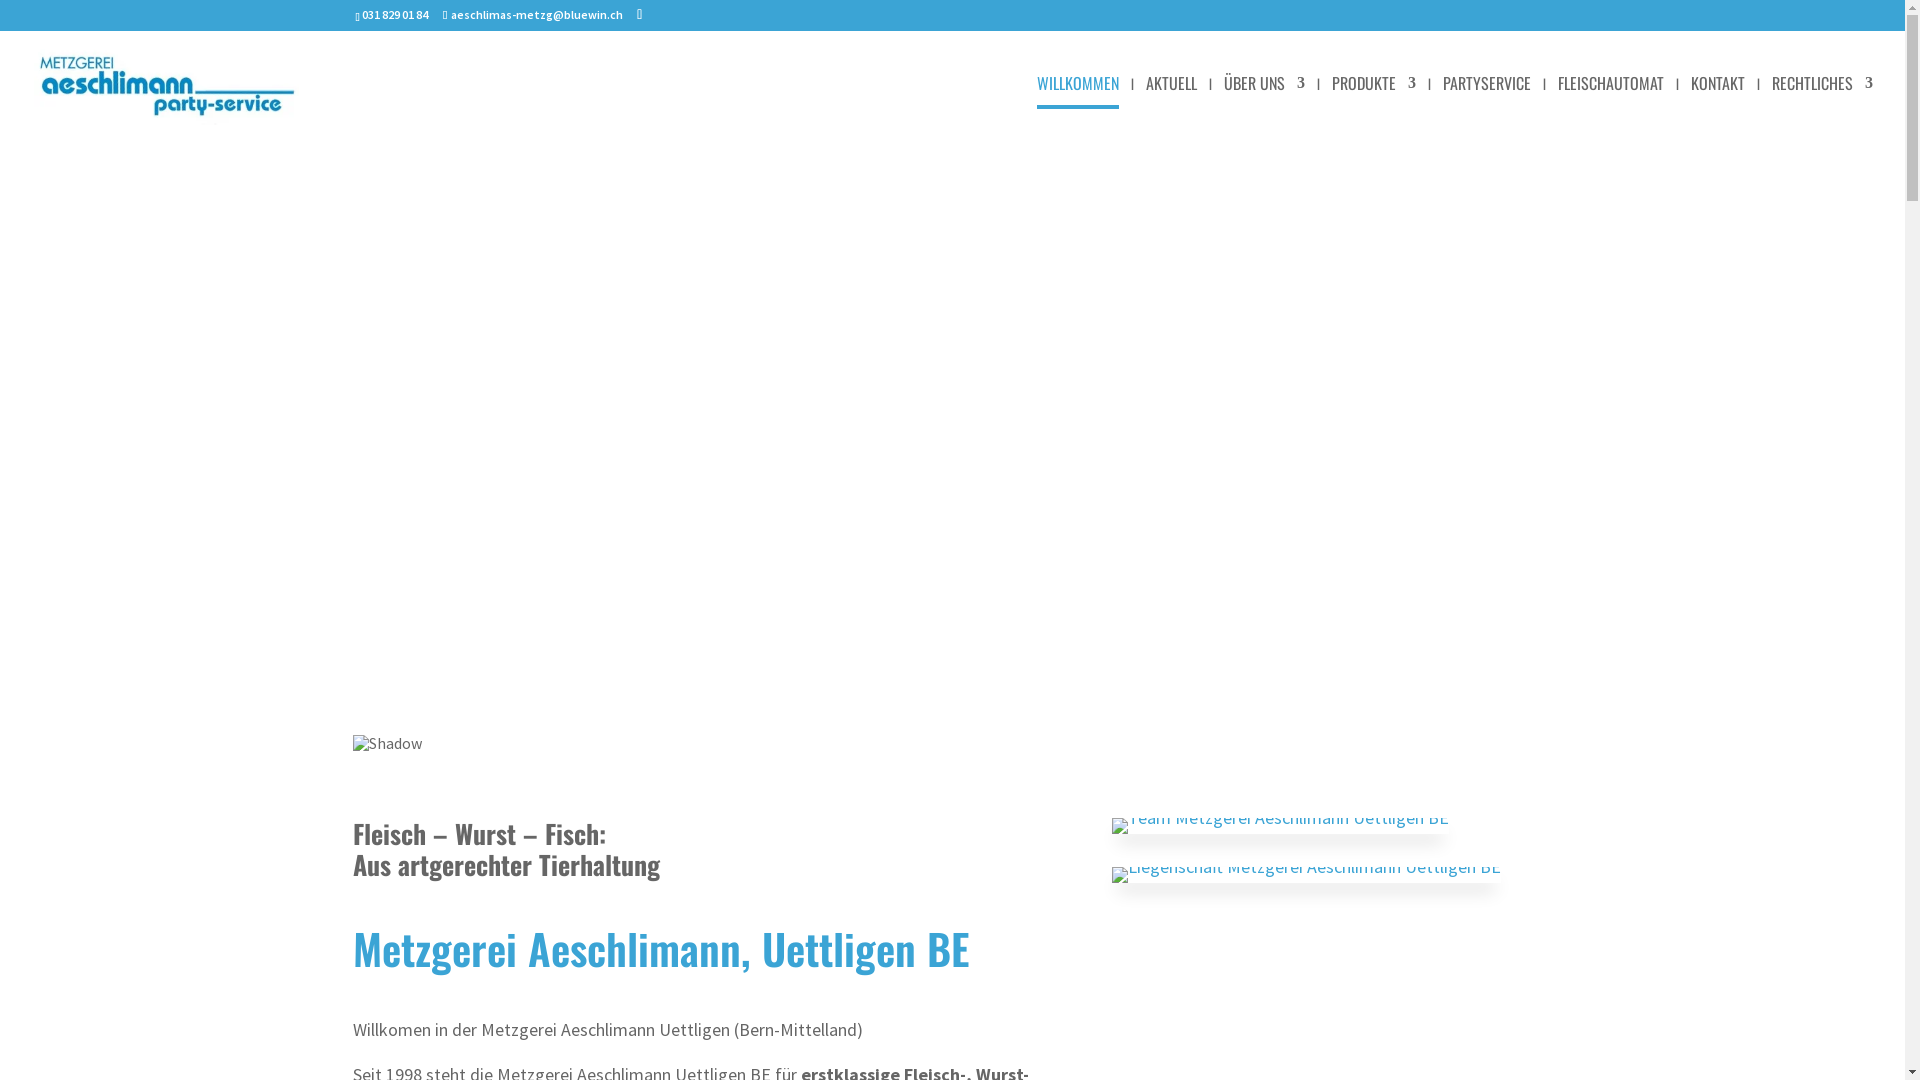 Image resolution: width=1920 pixels, height=1080 pixels. Describe the element at coordinates (1280, 825) in the screenshot. I see `'Team Metzgerei Aeschlimann Uettligen BE 2'` at that location.